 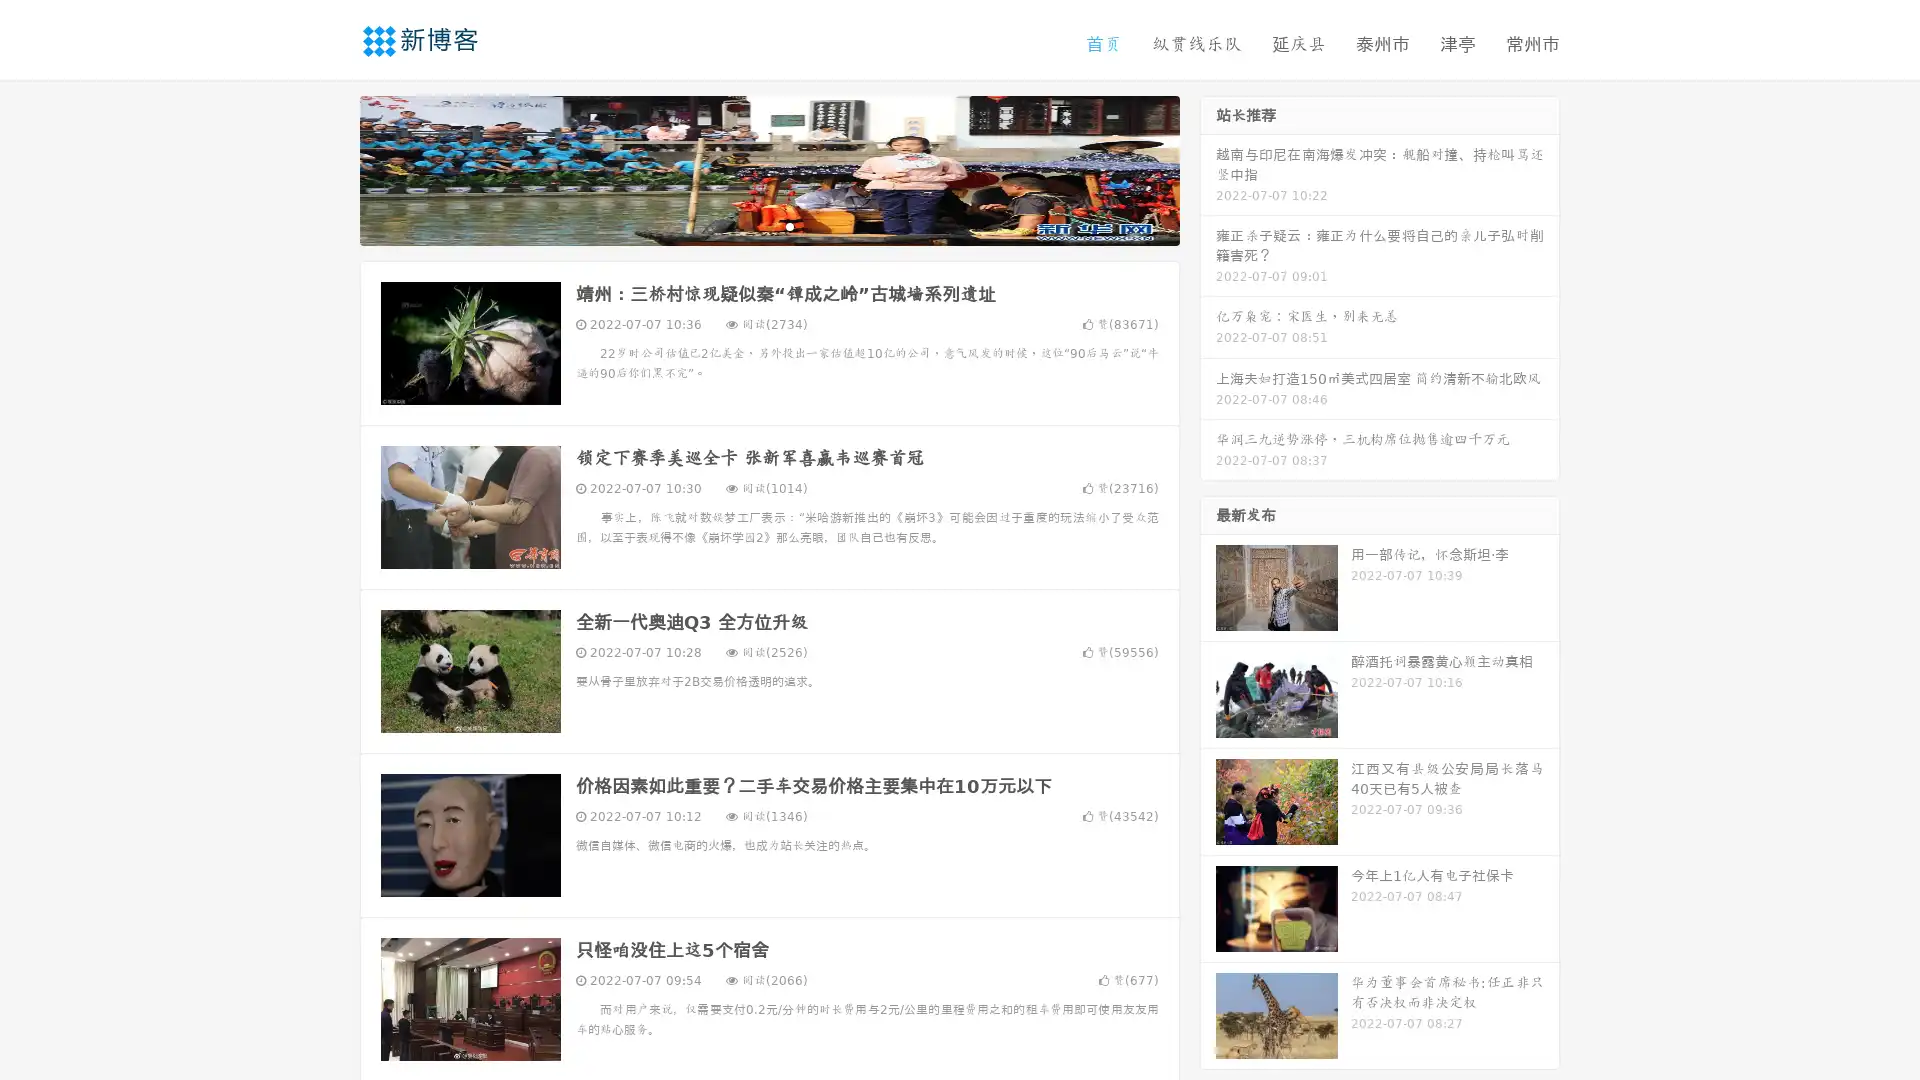 I want to click on Go to slide 2, so click(x=768, y=225).